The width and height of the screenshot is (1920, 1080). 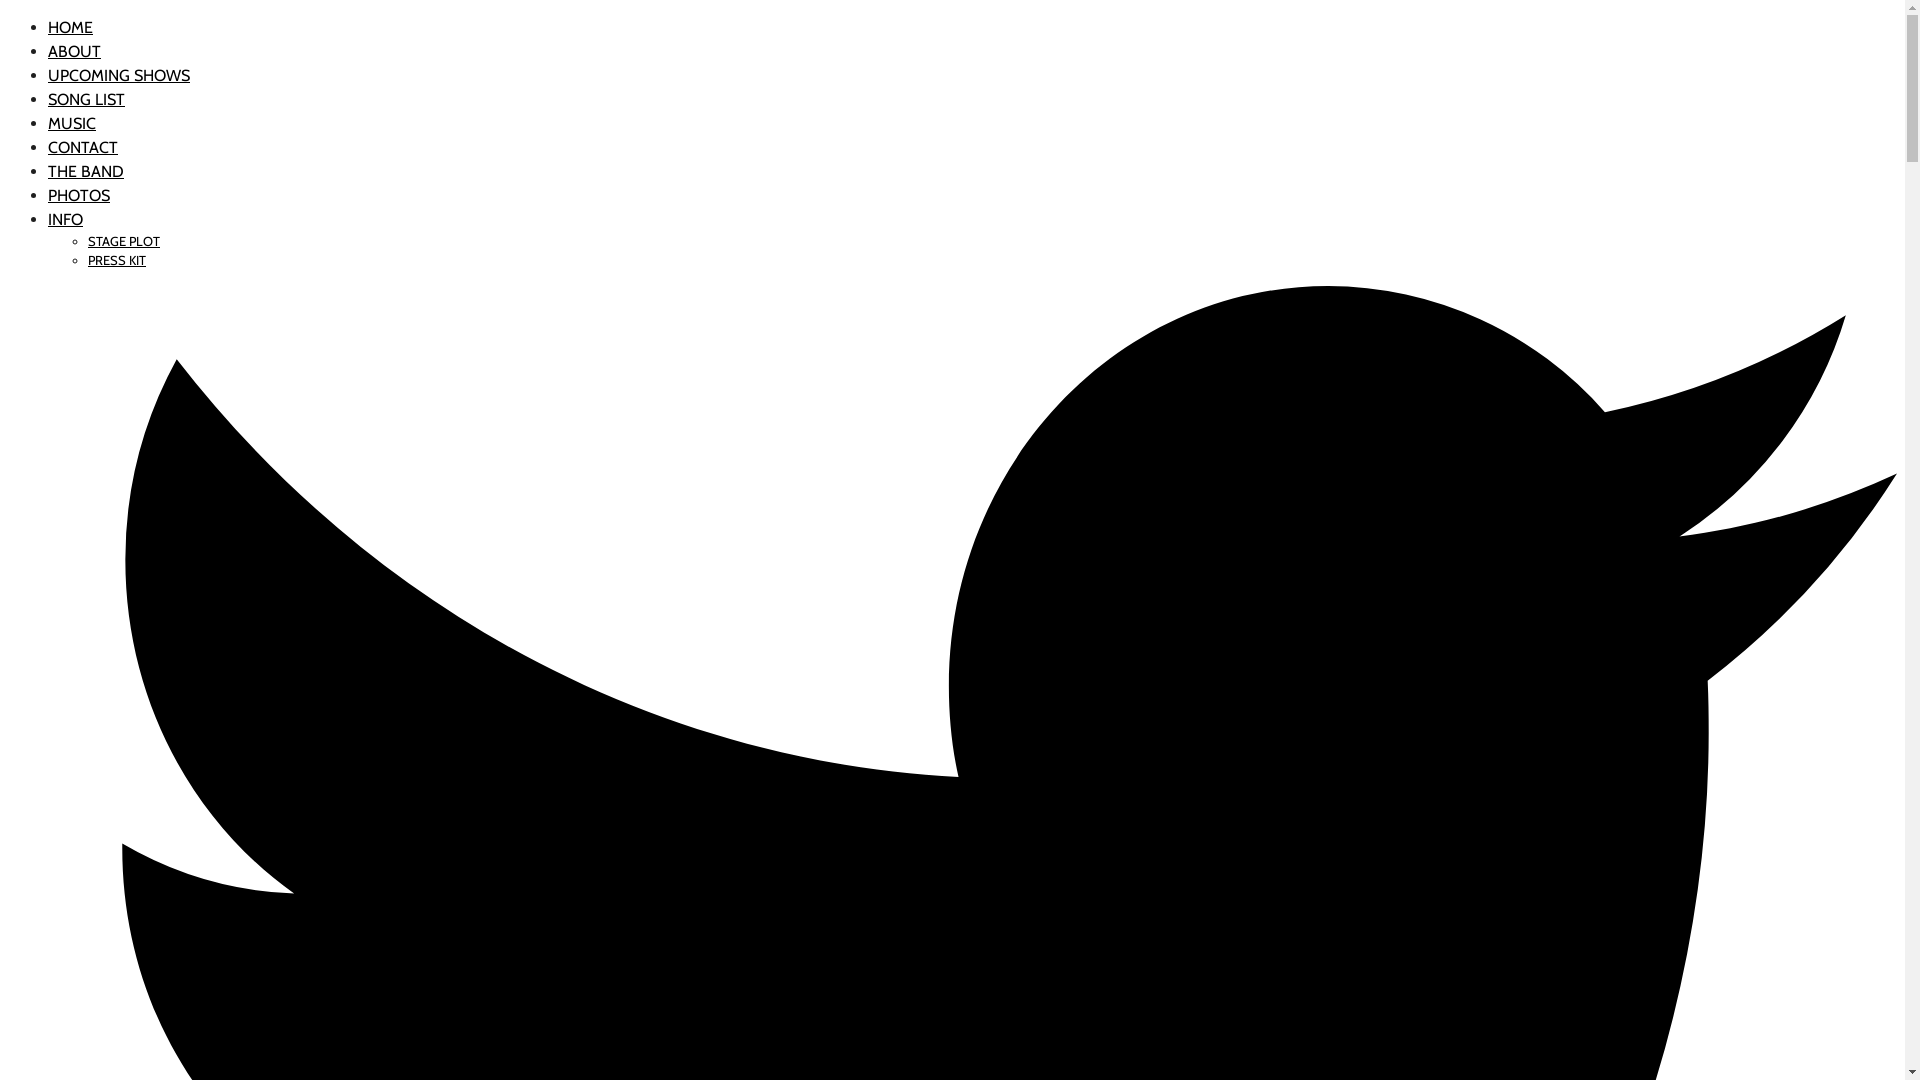 I want to click on 'PRESS KIT', so click(x=115, y=259).